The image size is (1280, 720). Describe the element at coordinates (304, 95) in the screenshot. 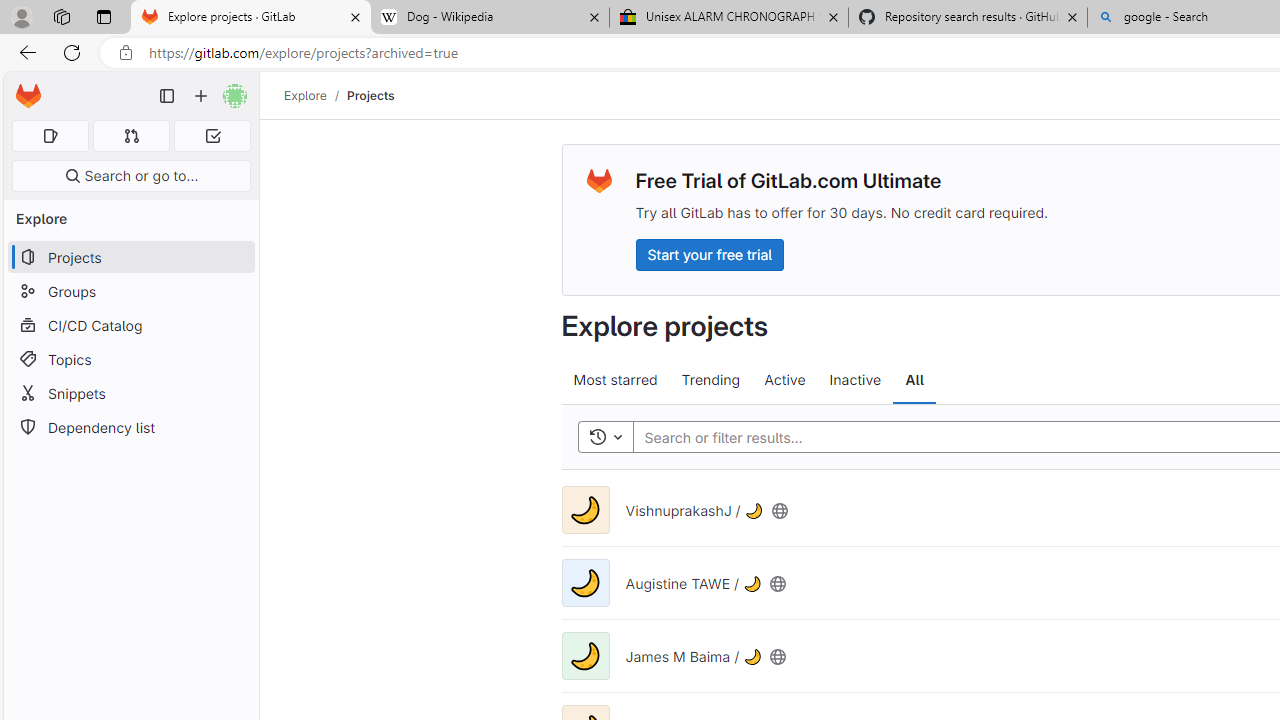

I see `'Explore'` at that location.